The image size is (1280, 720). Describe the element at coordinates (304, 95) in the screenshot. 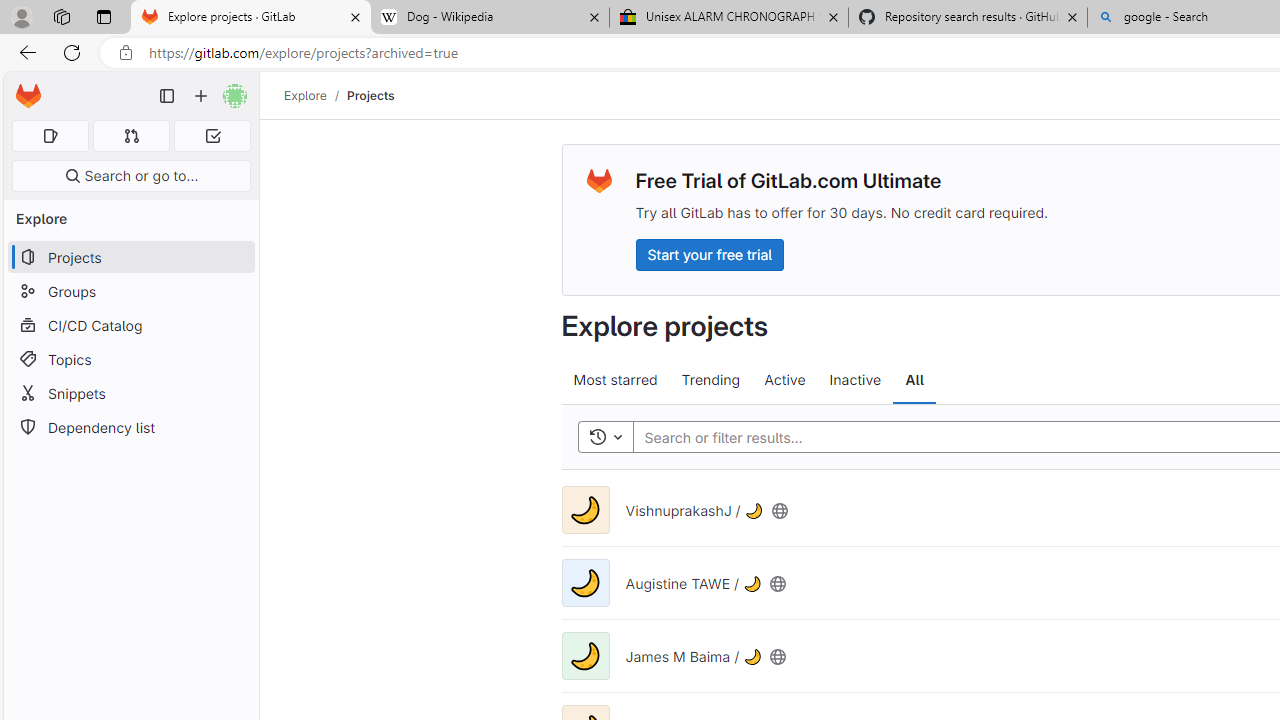

I see `'Explore'` at that location.